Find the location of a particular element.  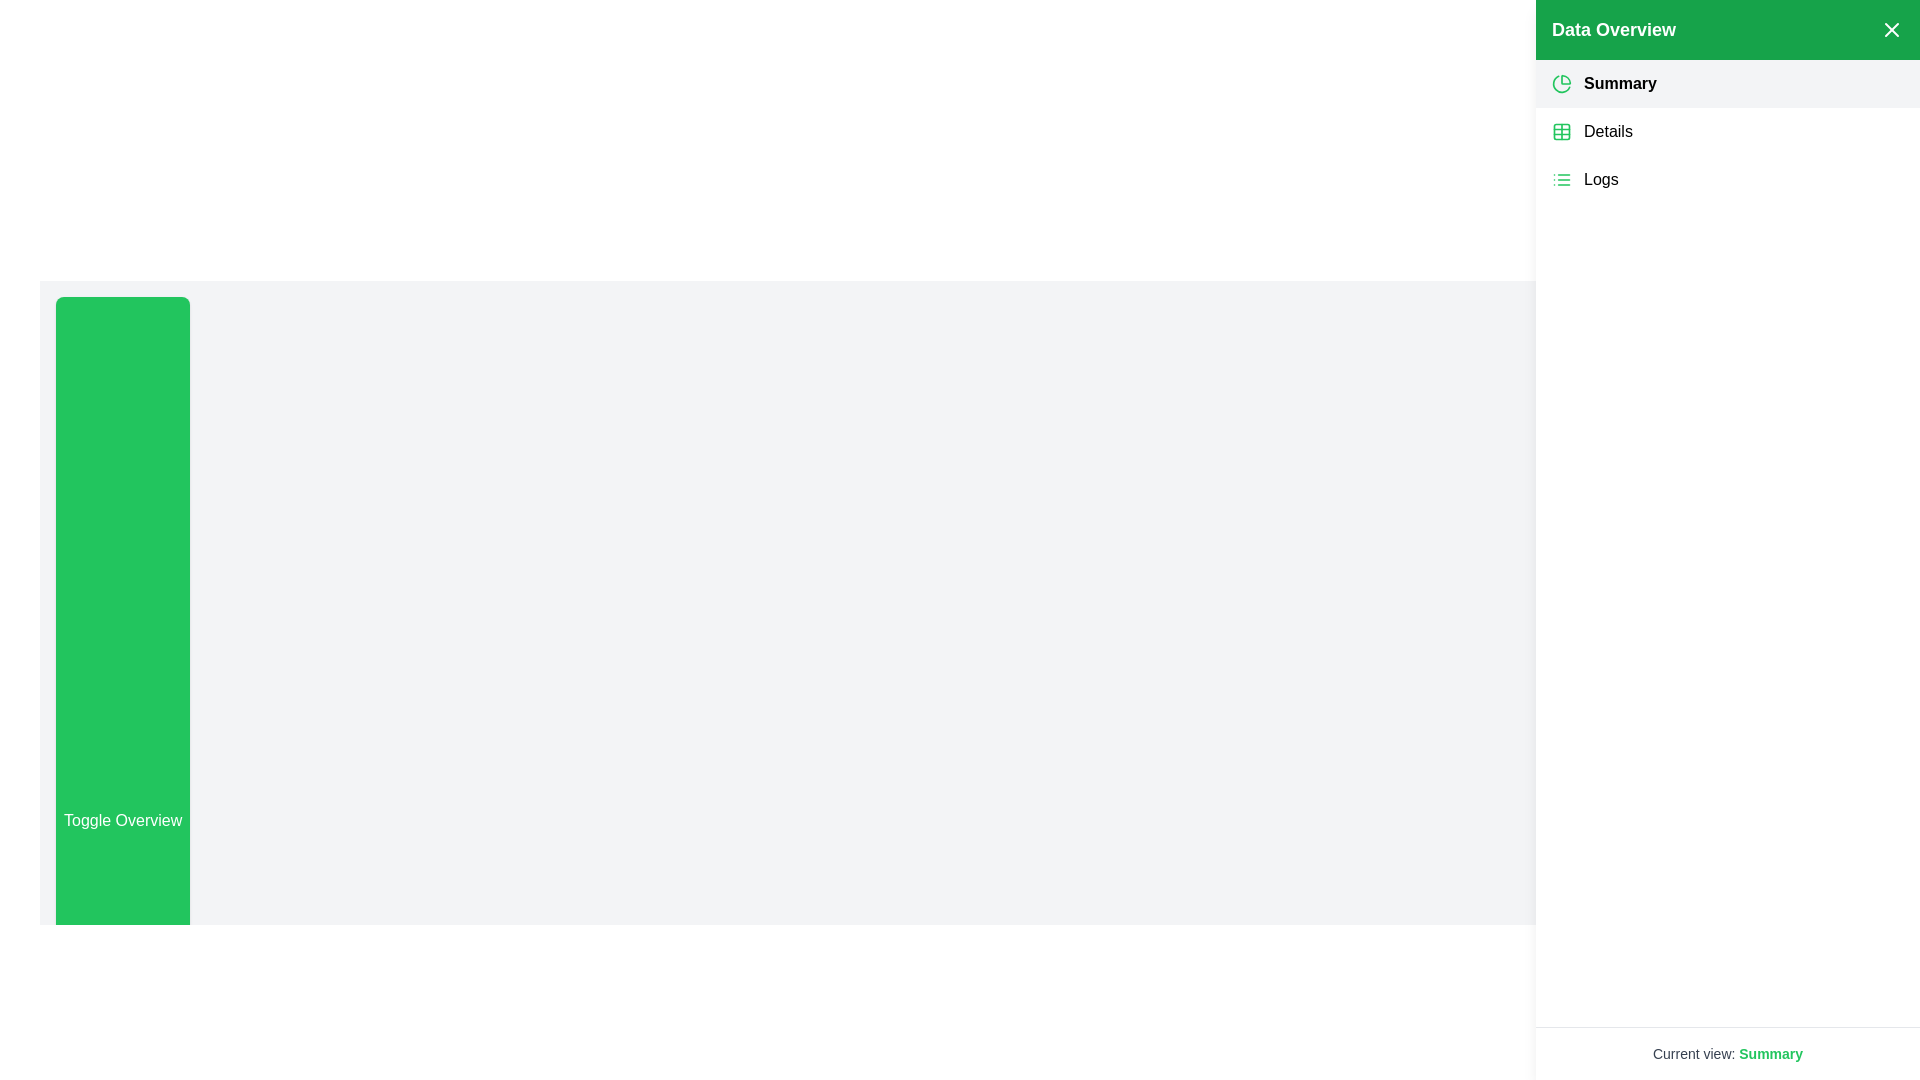

the 'X' icon button in the top-right corner of the 'Data Overview' header is located at coordinates (1890, 30).